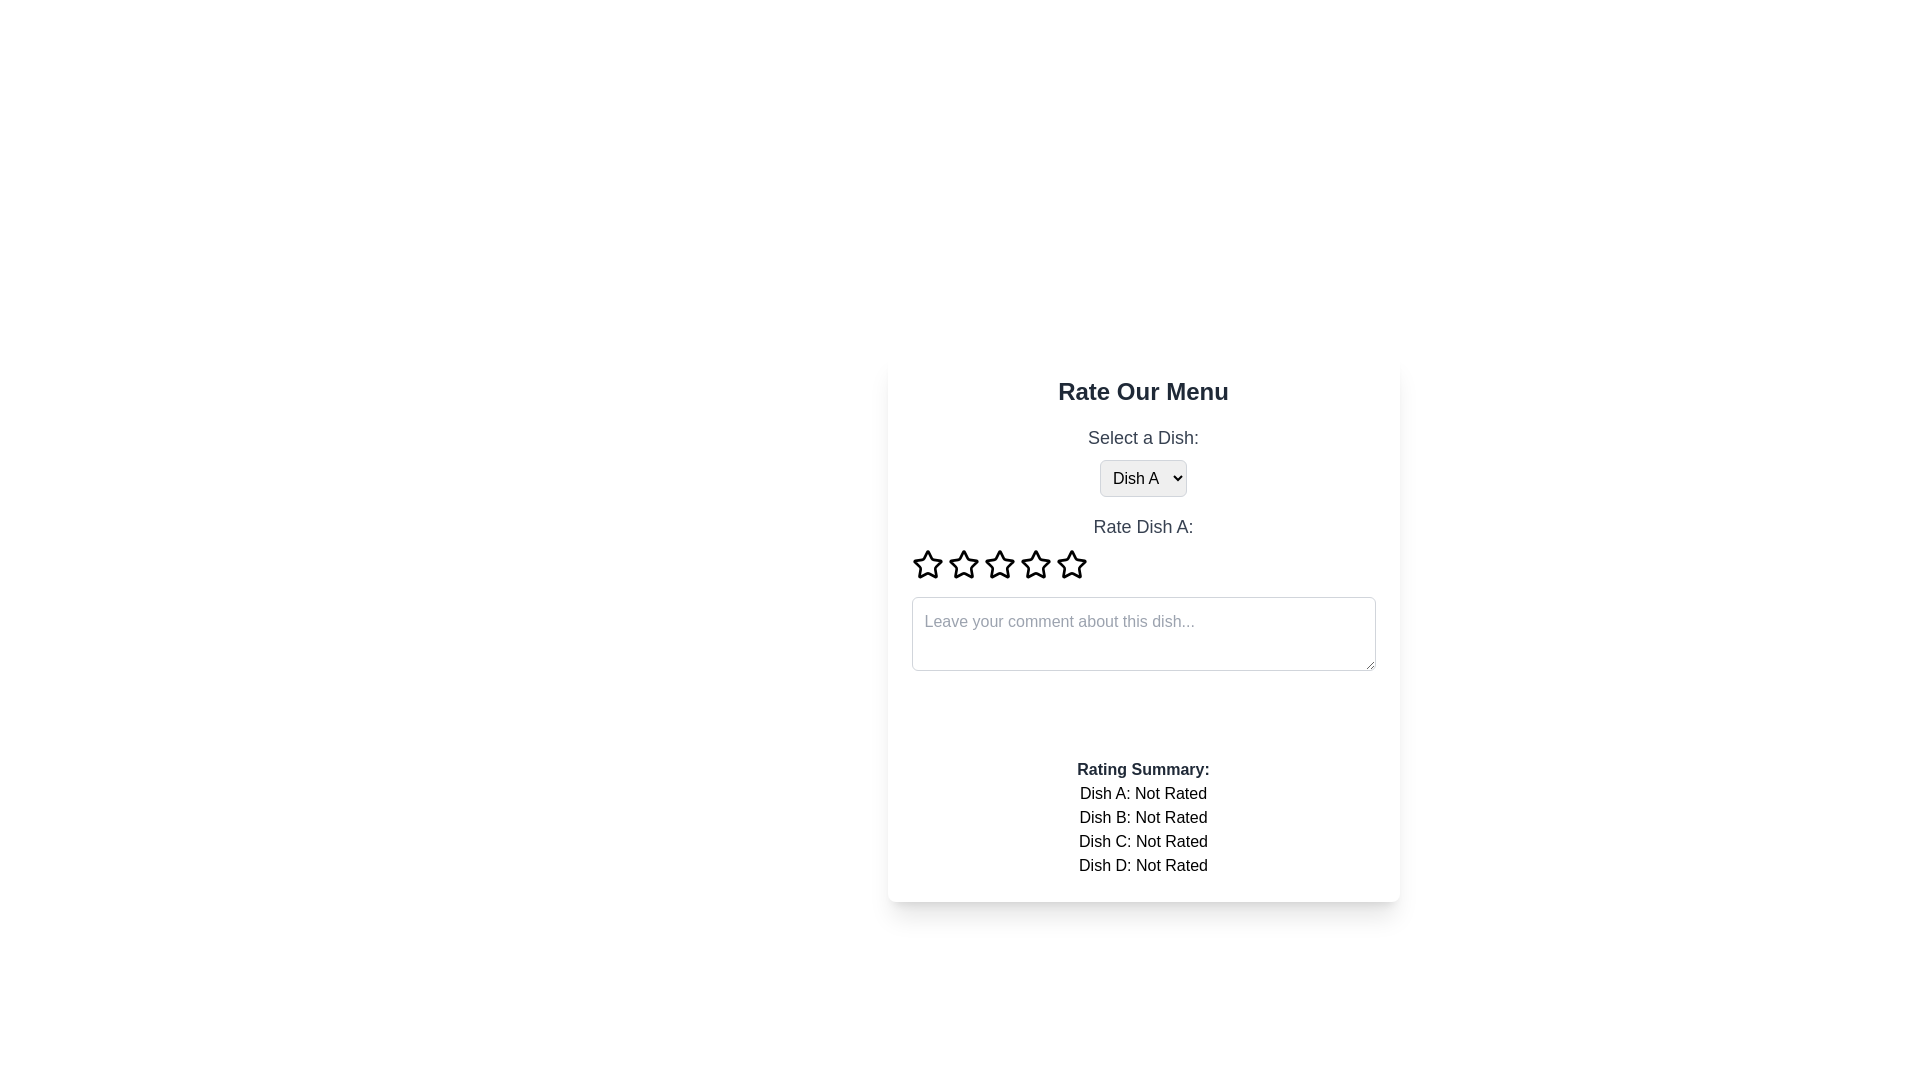  What do you see at coordinates (1070, 564) in the screenshot?
I see `the fifth Rating star icon` at bounding box center [1070, 564].